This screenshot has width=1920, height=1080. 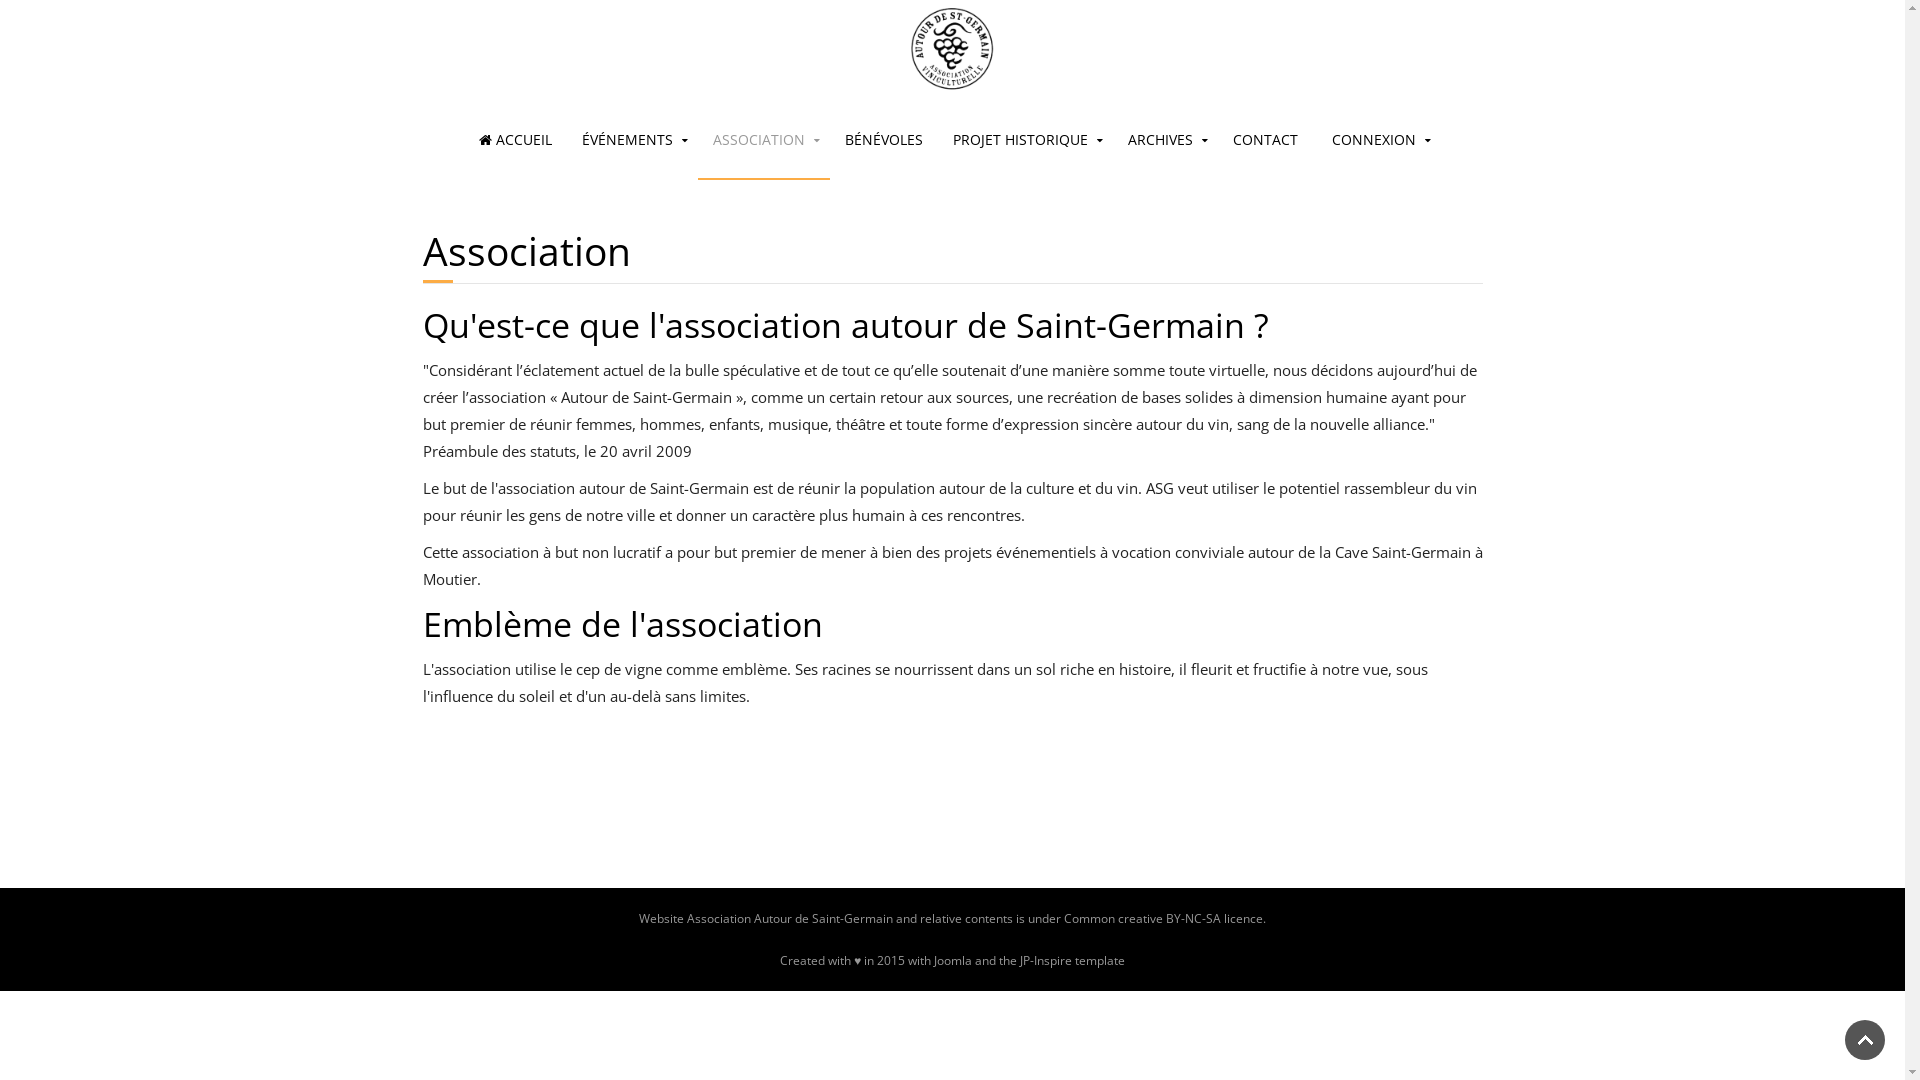 What do you see at coordinates (515, 138) in the screenshot?
I see `'ACCUEIL'` at bounding box center [515, 138].